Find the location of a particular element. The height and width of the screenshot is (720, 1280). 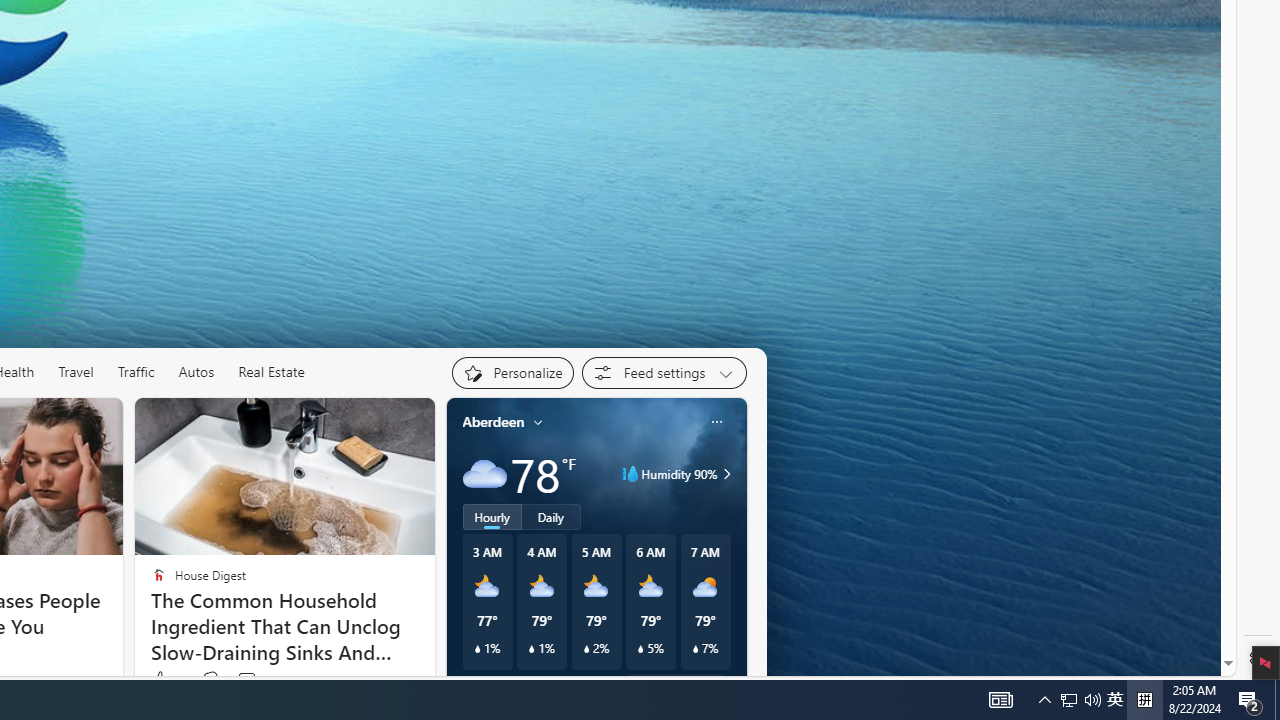

'Dislike' is located at coordinates (210, 679).